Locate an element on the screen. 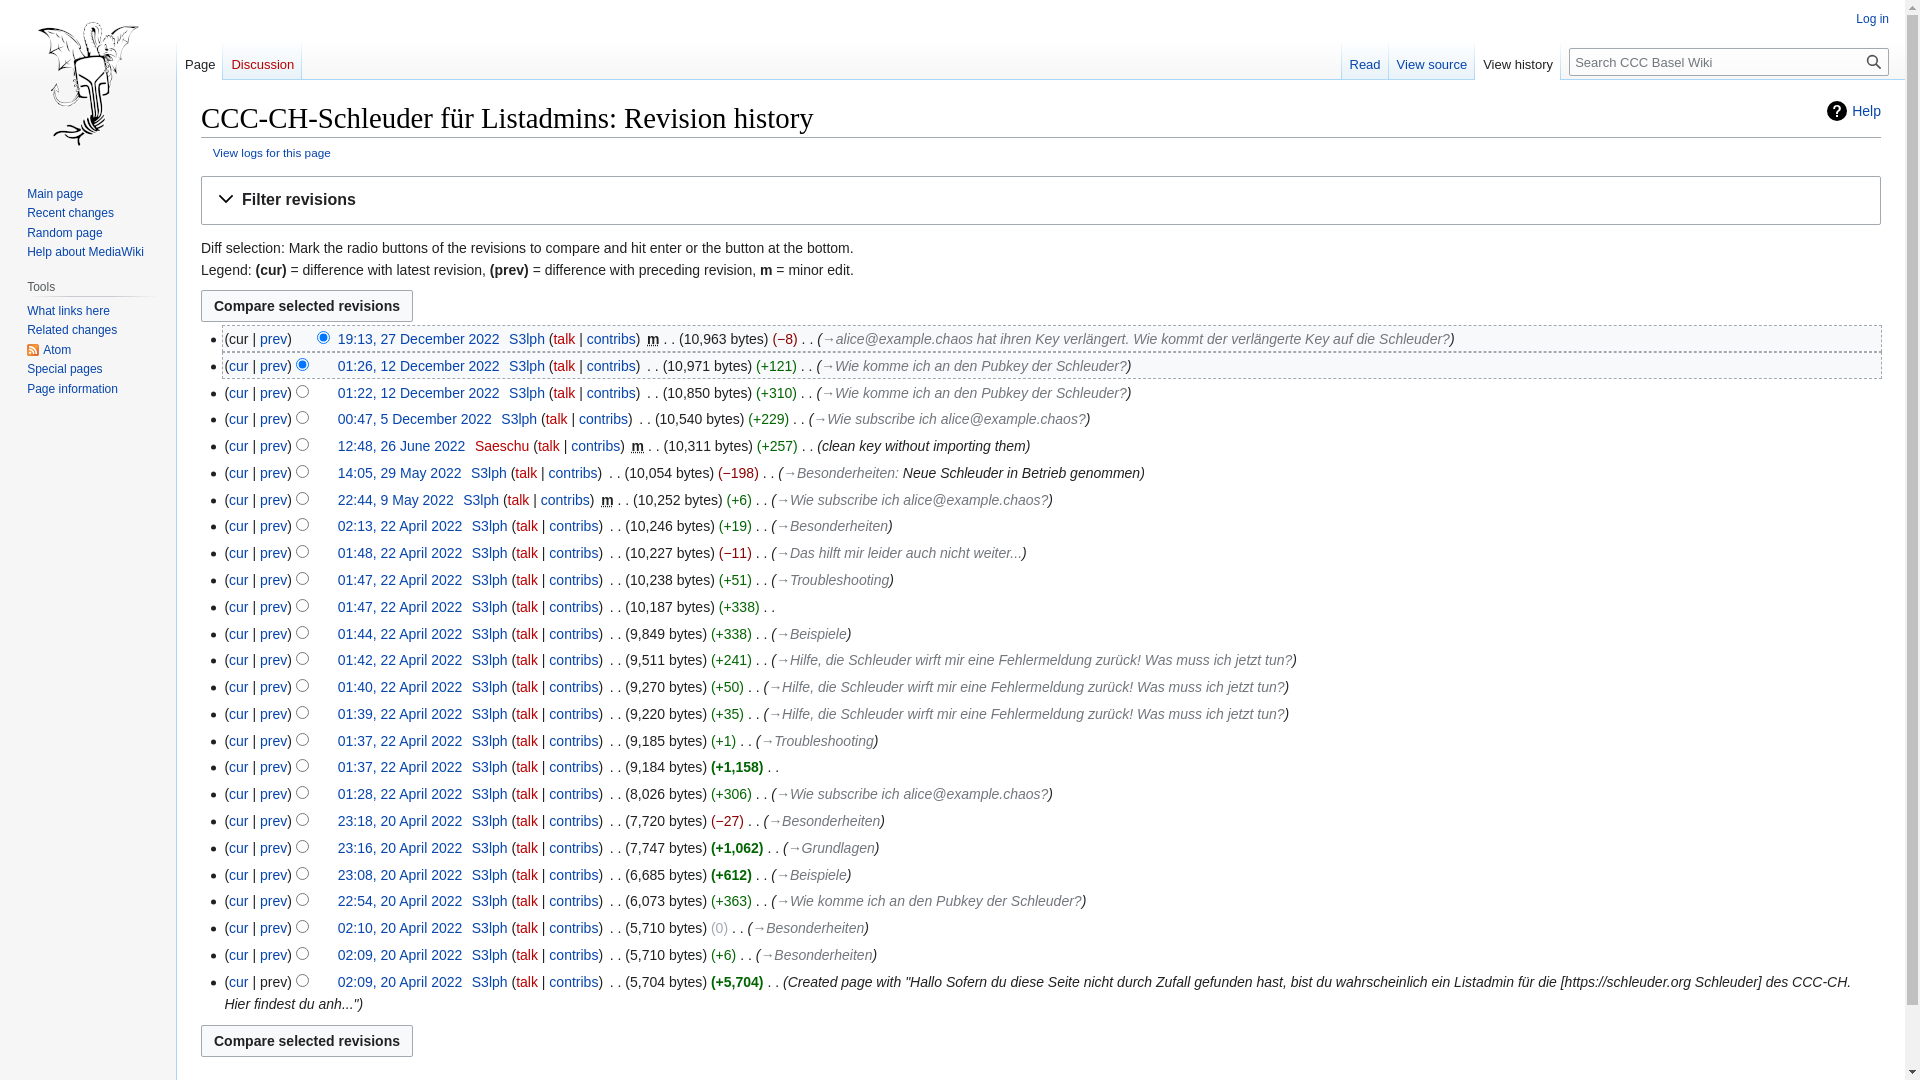 Image resolution: width=1920 pixels, height=1080 pixels. 'What links here' is located at coordinates (68, 311).